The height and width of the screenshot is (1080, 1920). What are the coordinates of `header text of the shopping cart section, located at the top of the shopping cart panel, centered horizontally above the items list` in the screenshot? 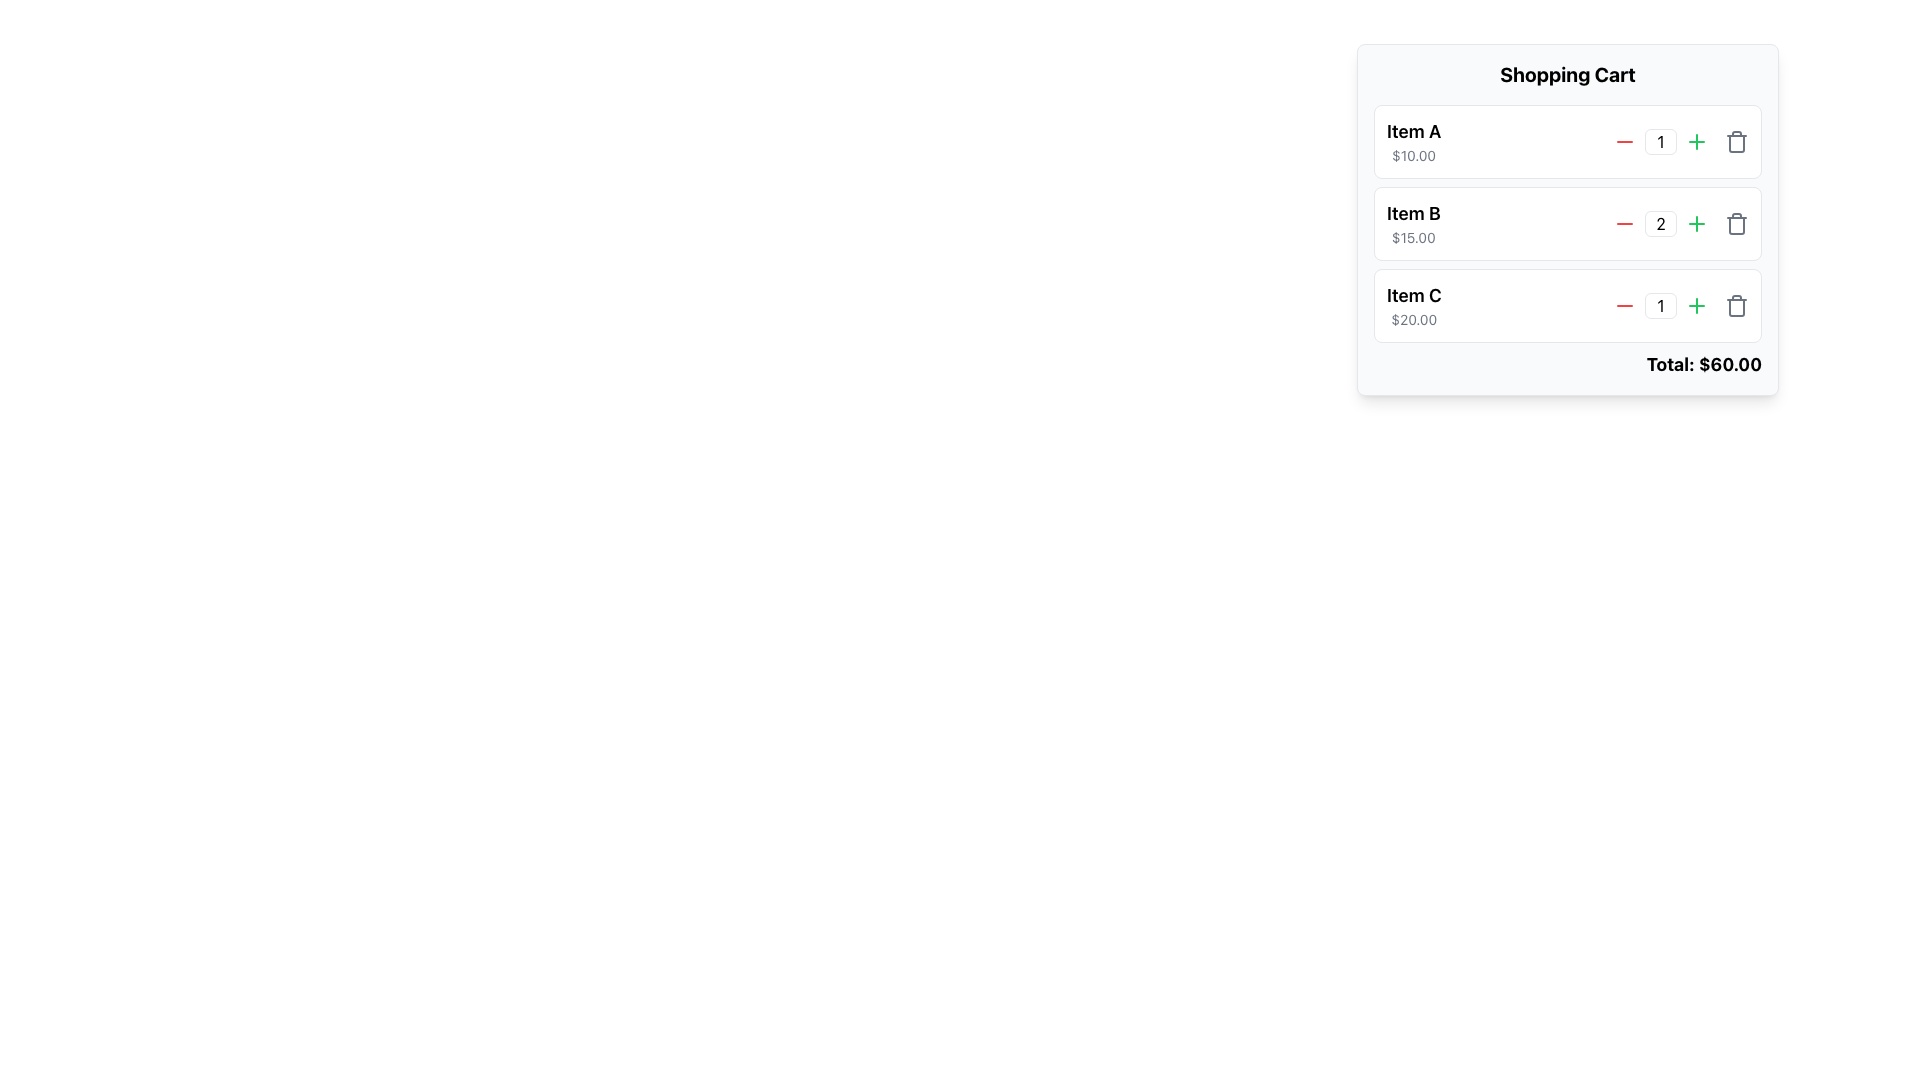 It's located at (1567, 73).